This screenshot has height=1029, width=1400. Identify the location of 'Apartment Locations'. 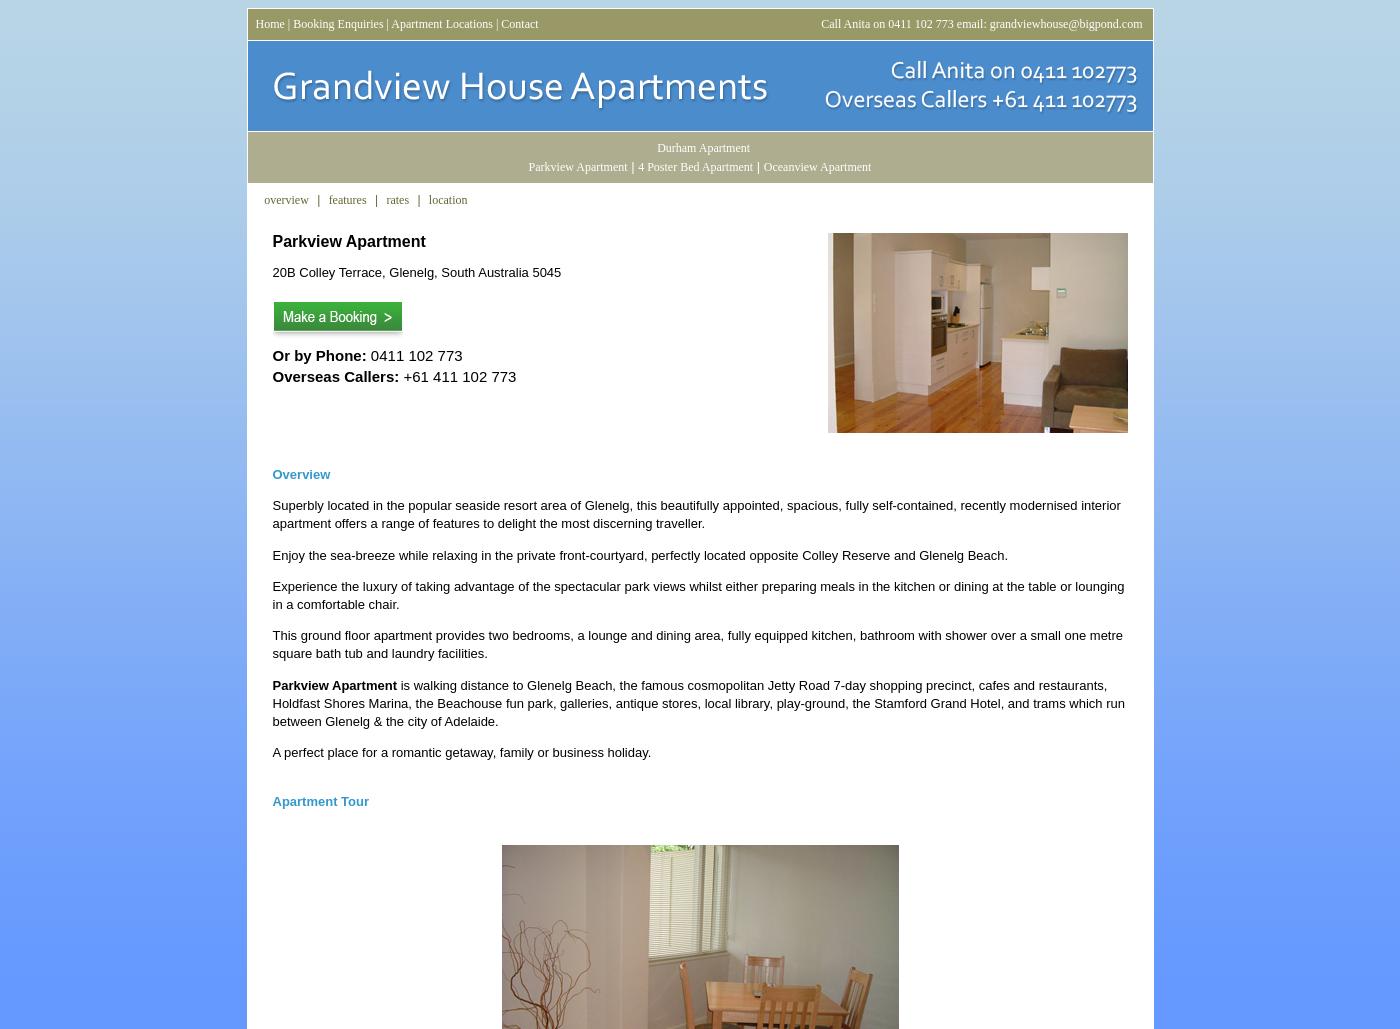
(441, 23).